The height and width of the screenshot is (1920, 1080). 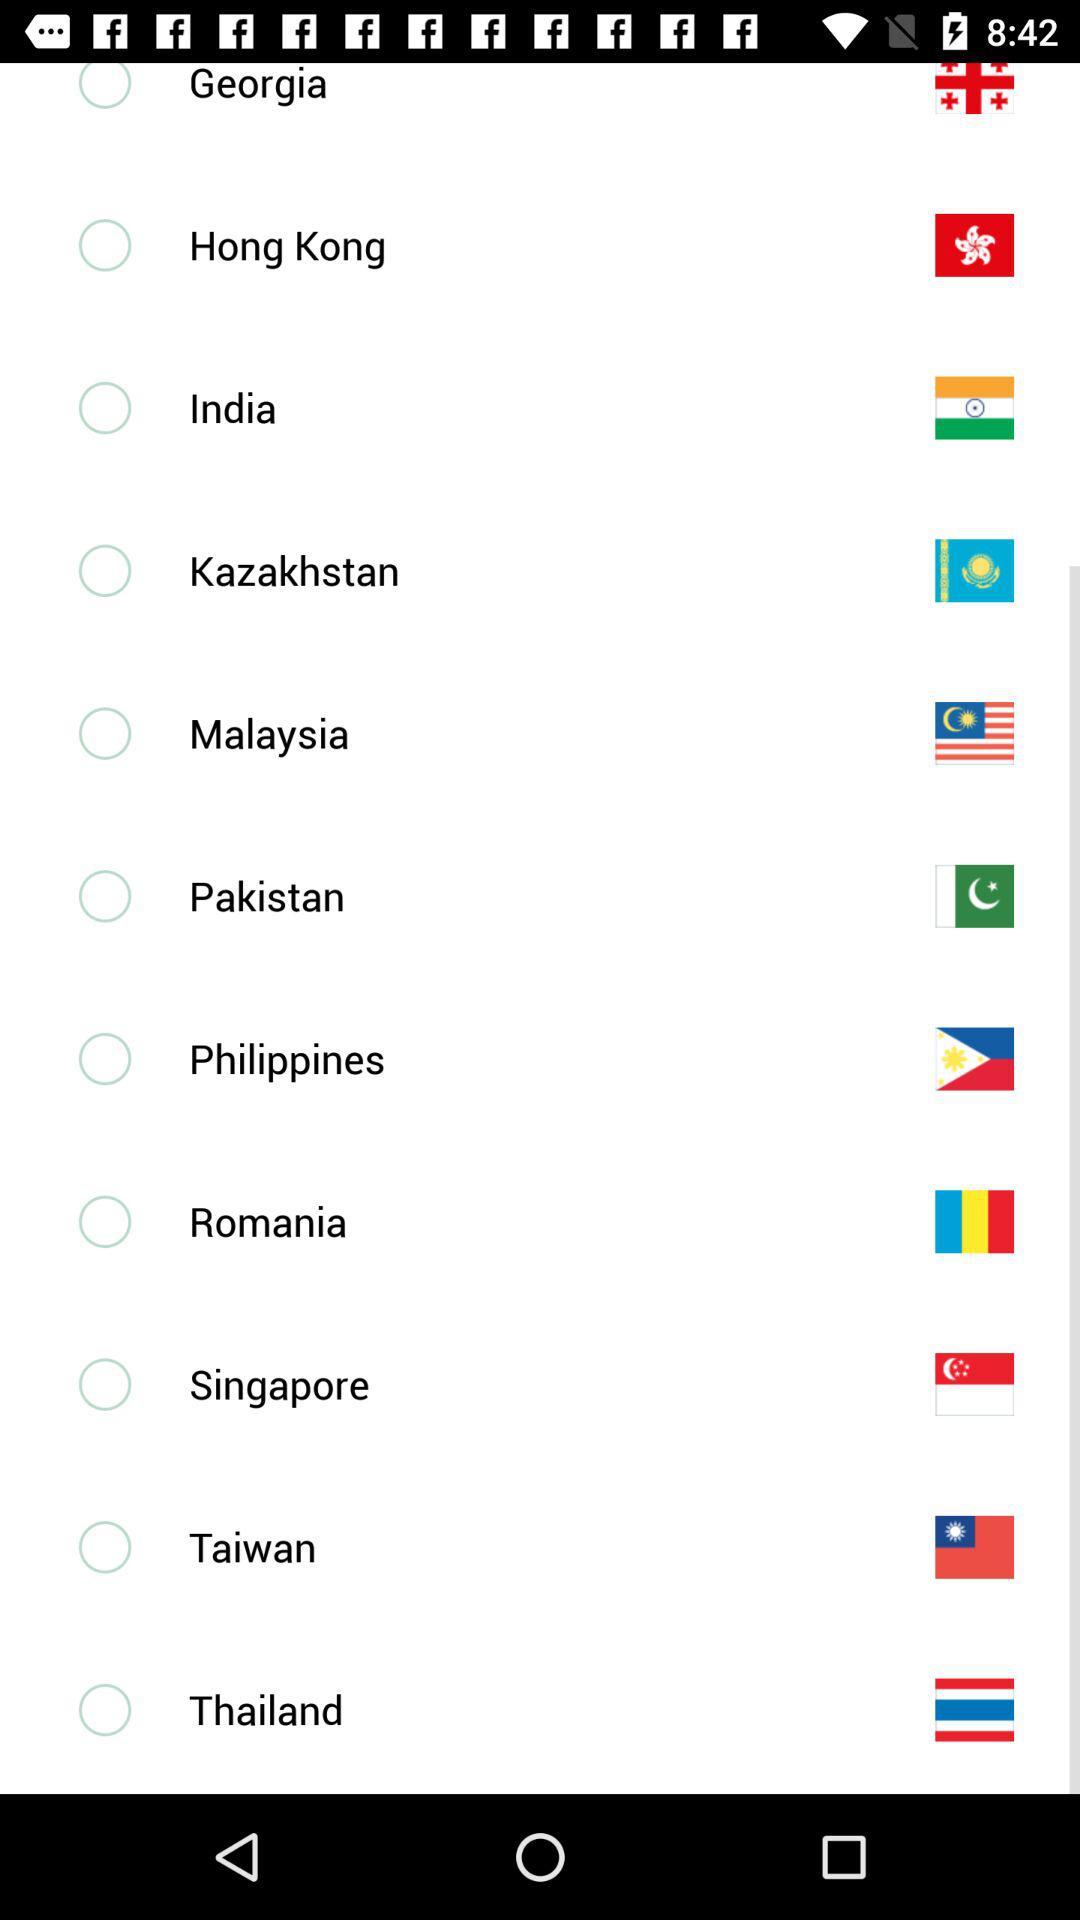 I want to click on the malaysia icon, so click(x=528, y=732).